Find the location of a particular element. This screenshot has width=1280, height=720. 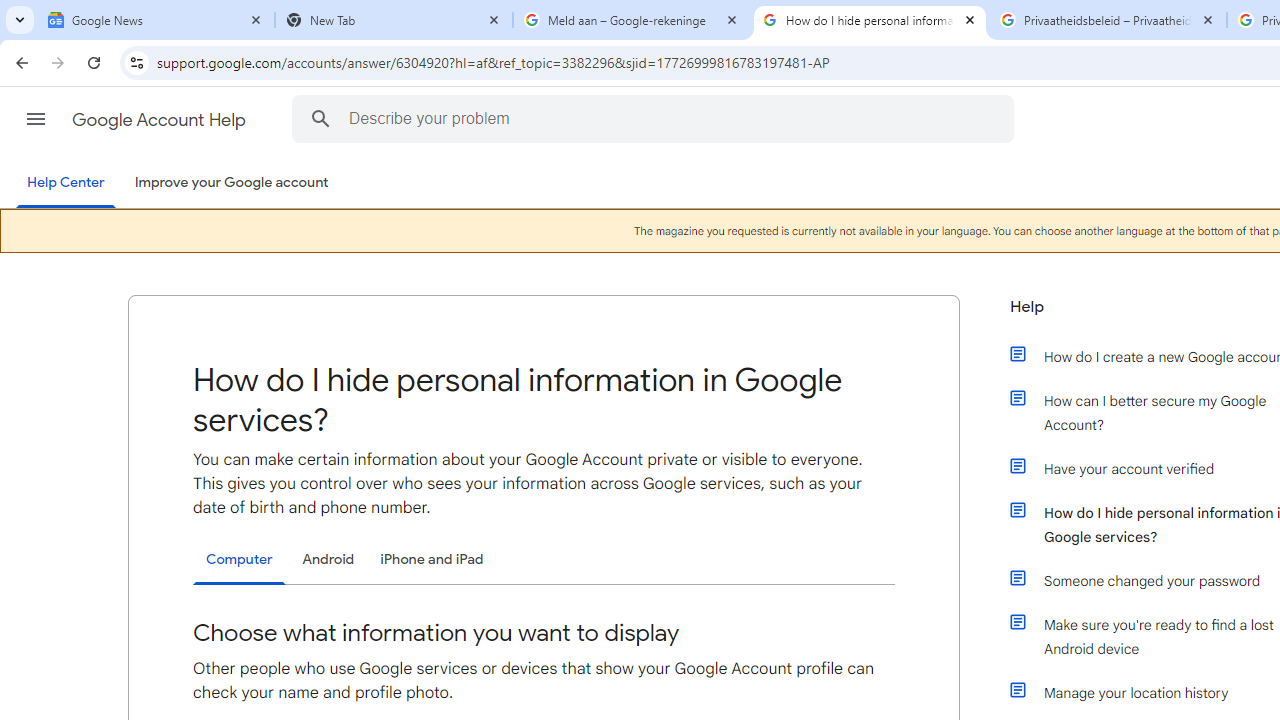

'iPhone and iPad' is located at coordinates (431, 559).